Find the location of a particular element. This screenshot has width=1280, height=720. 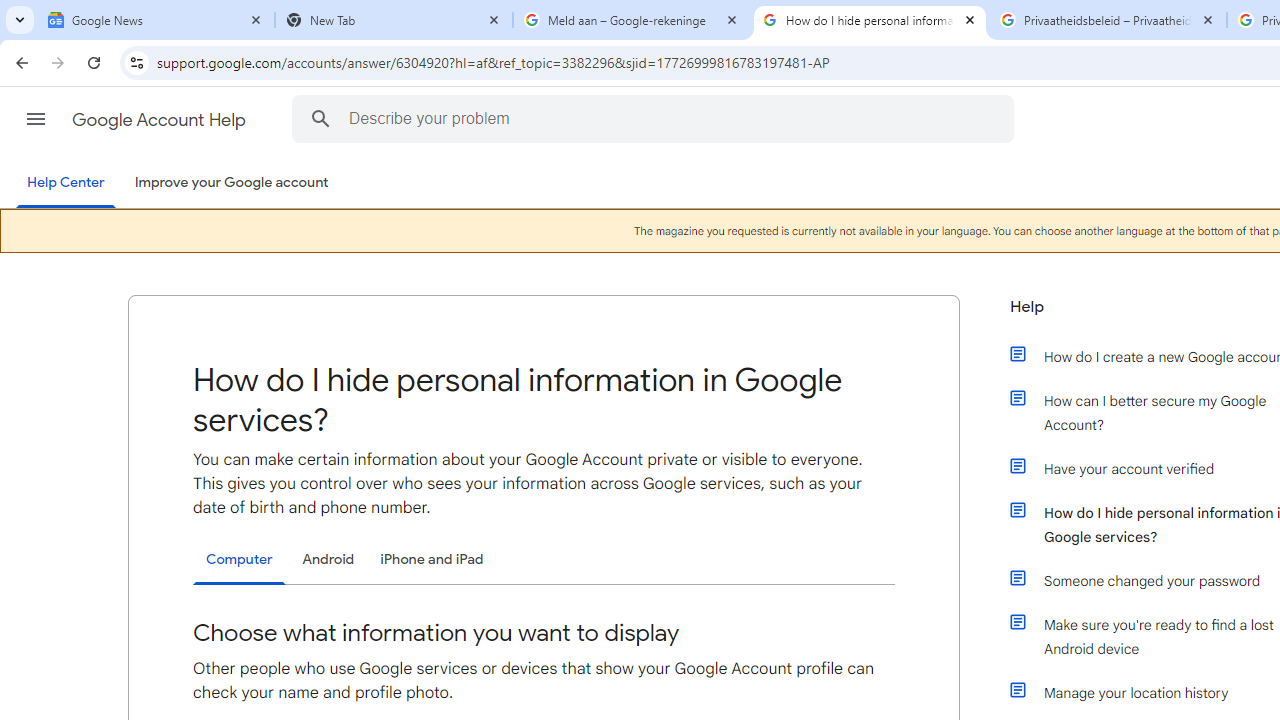

'iPhone and iPad' is located at coordinates (431, 559).